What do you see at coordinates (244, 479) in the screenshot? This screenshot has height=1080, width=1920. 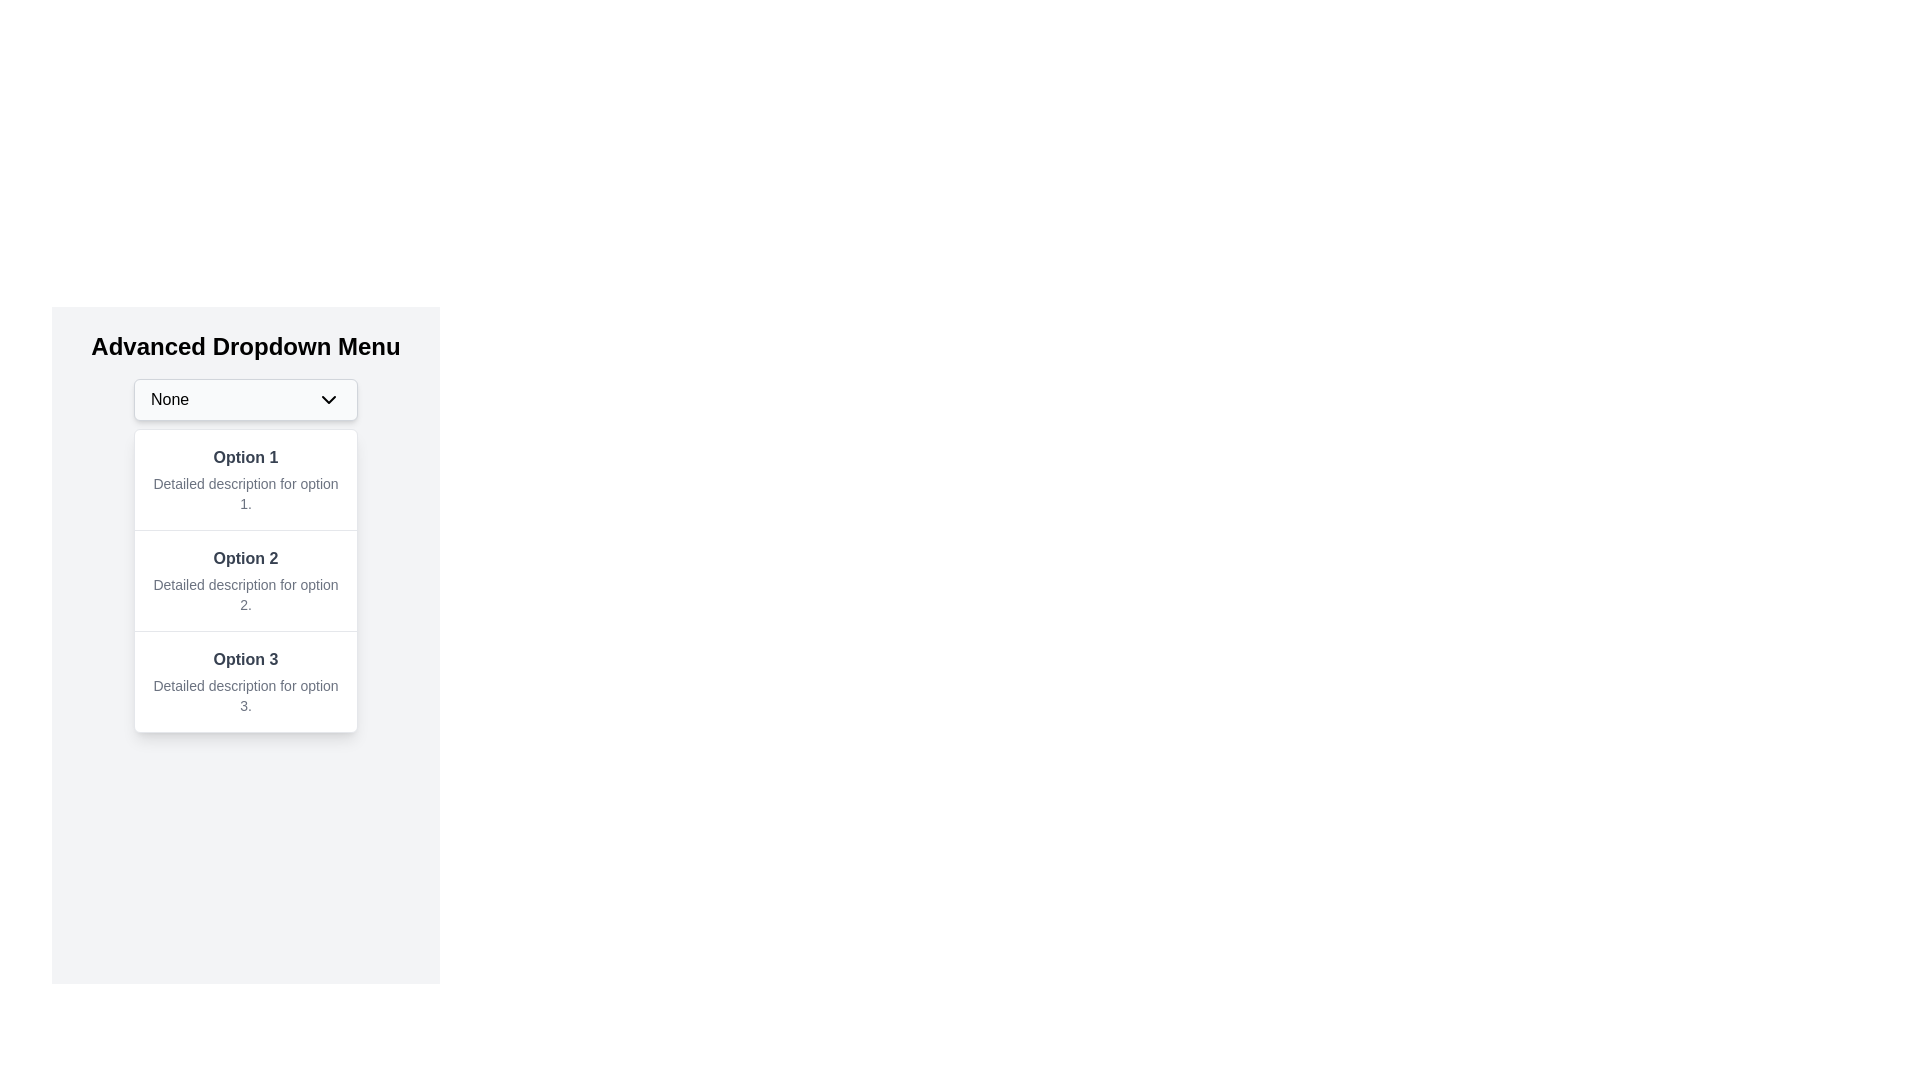 I see `the first selectable option in the dropdown menu labeled 'Option 1'` at bounding box center [244, 479].